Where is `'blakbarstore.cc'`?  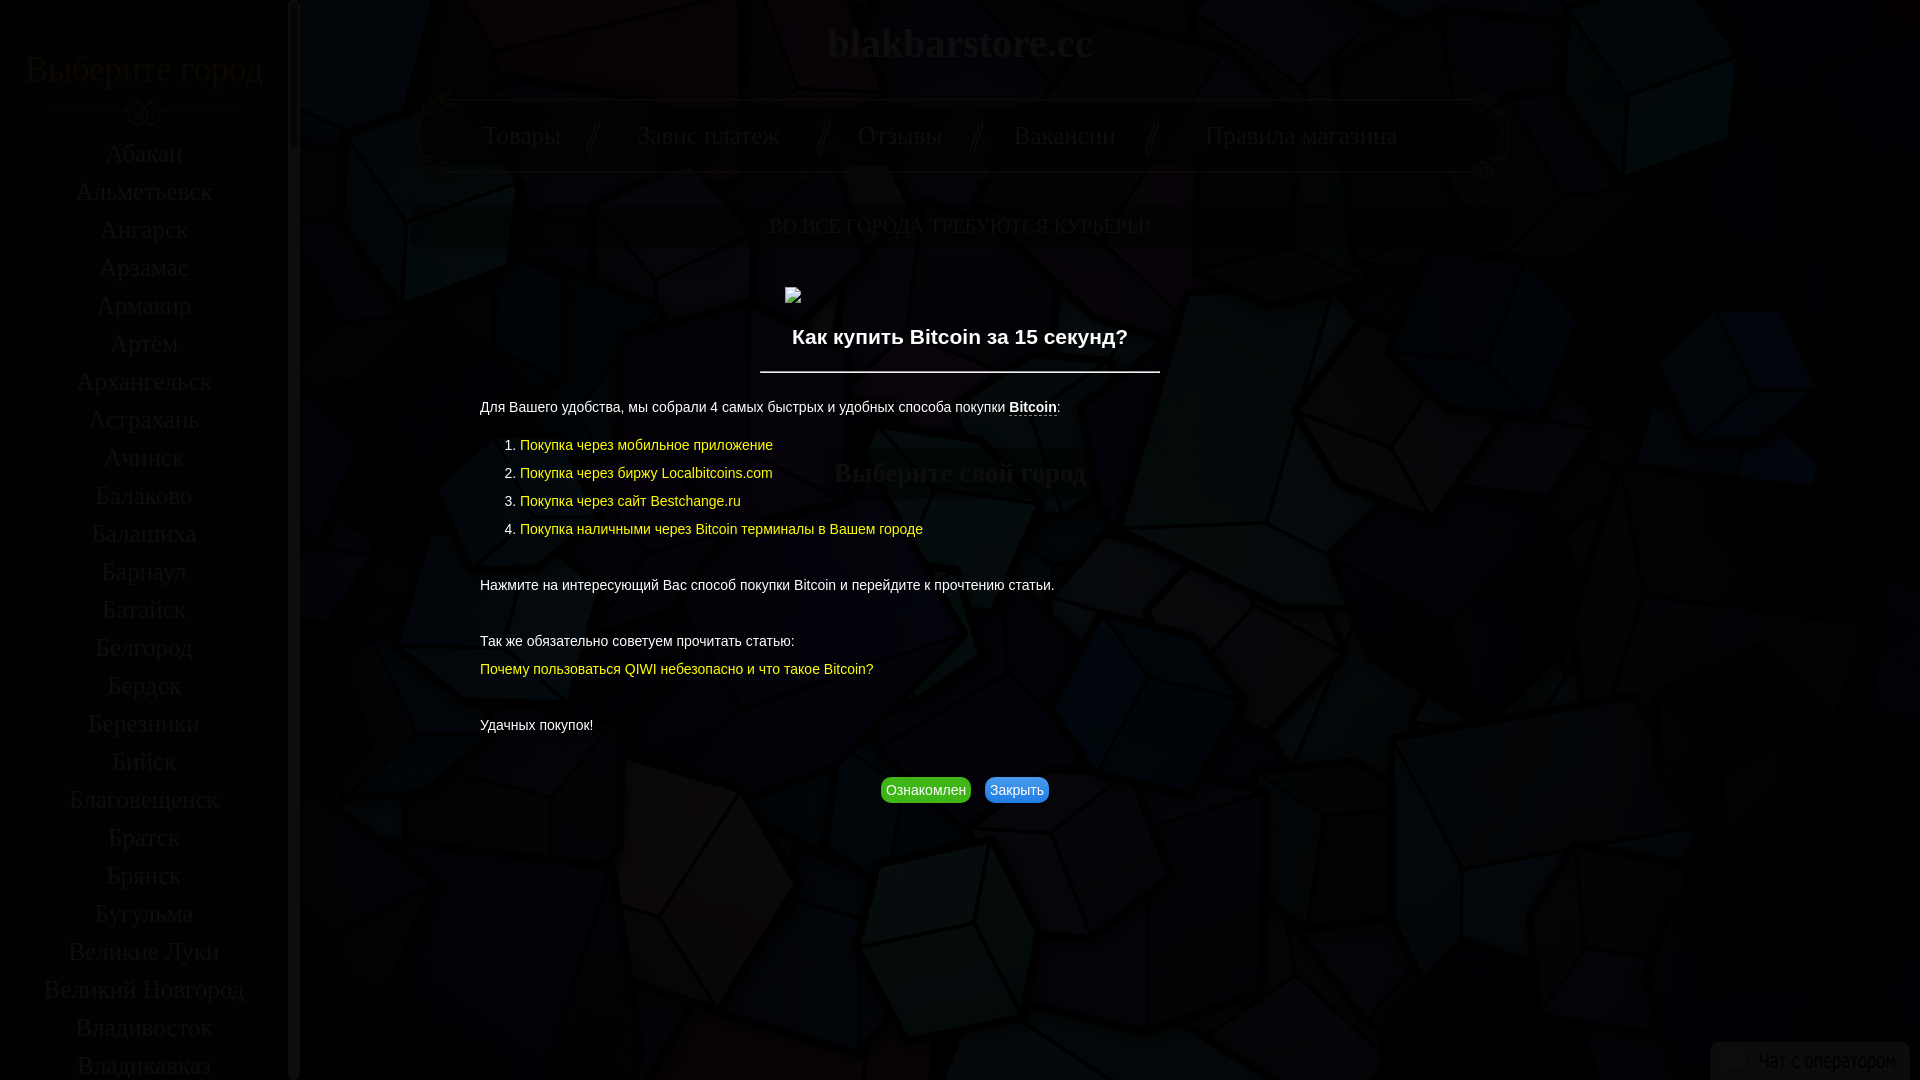 'blakbarstore.cc' is located at coordinates (828, 43).